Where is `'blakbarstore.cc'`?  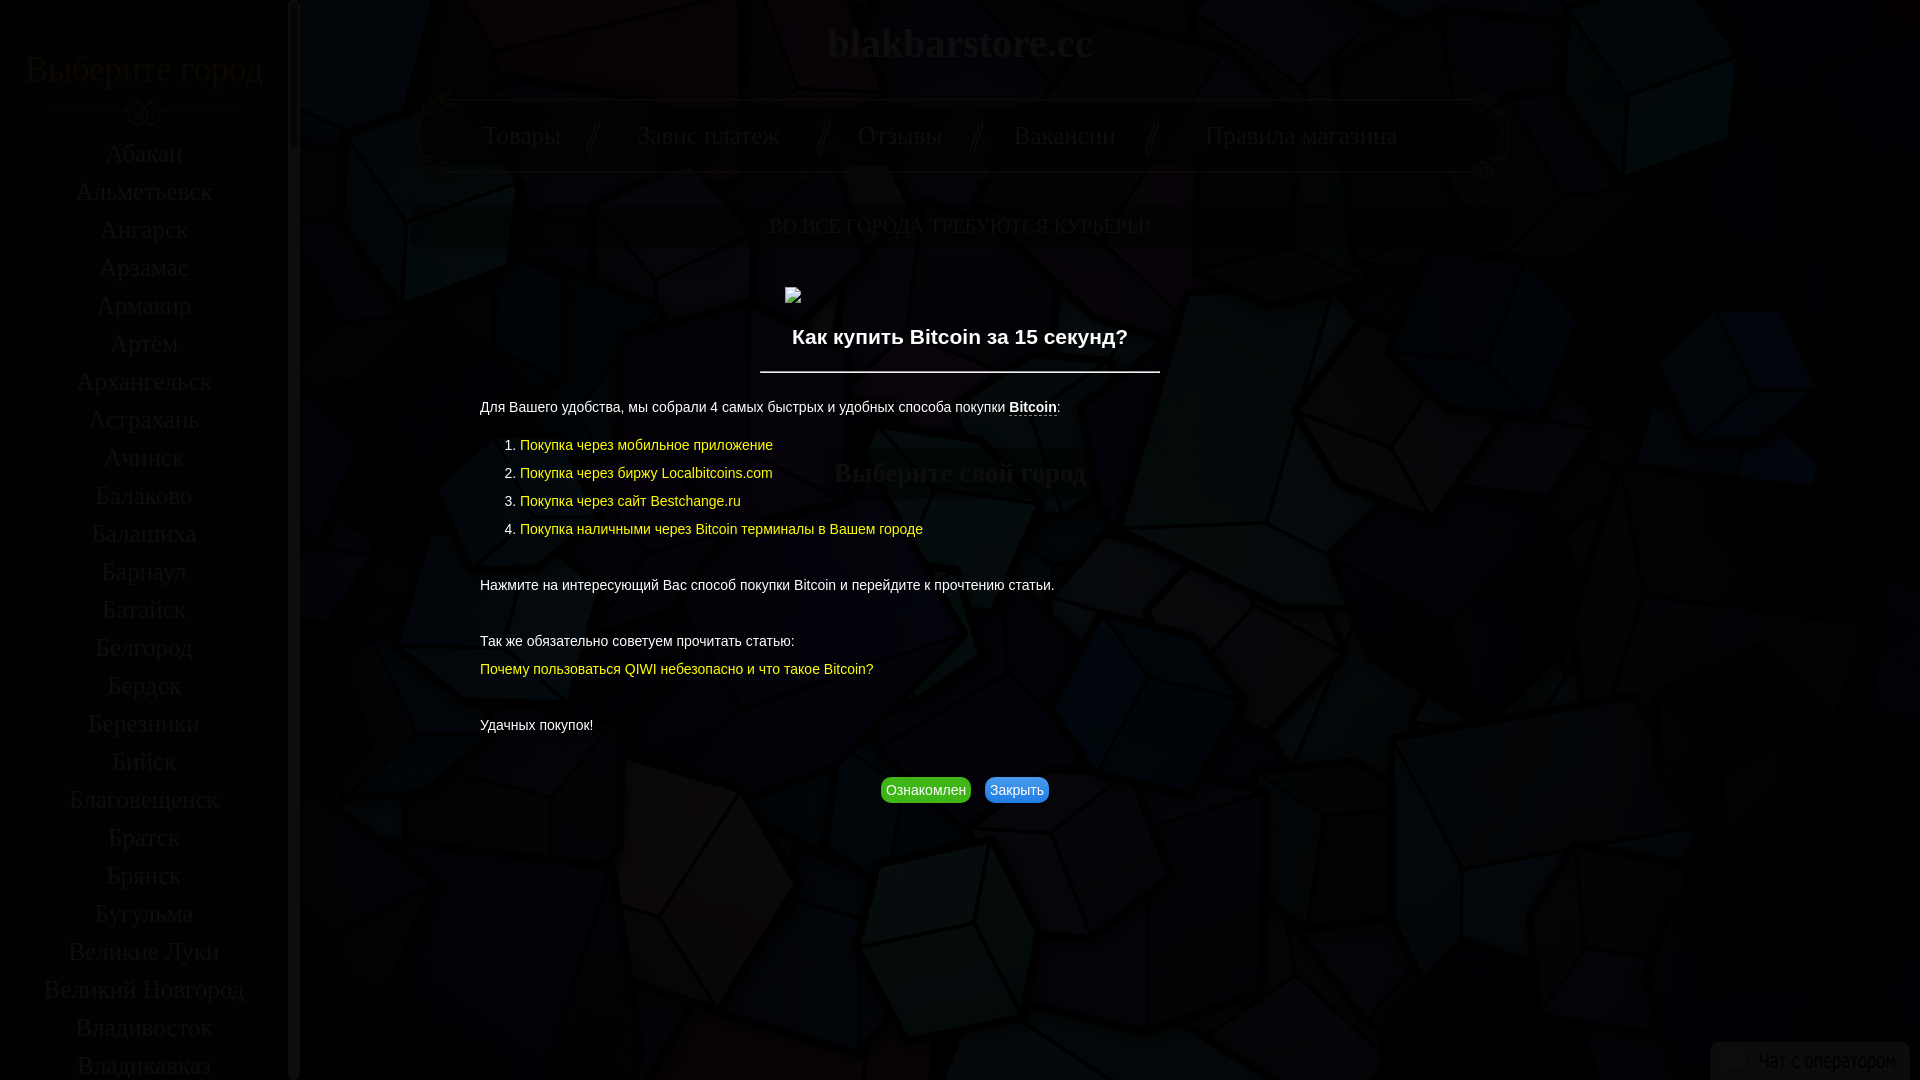 'blakbarstore.cc' is located at coordinates (828, 43).